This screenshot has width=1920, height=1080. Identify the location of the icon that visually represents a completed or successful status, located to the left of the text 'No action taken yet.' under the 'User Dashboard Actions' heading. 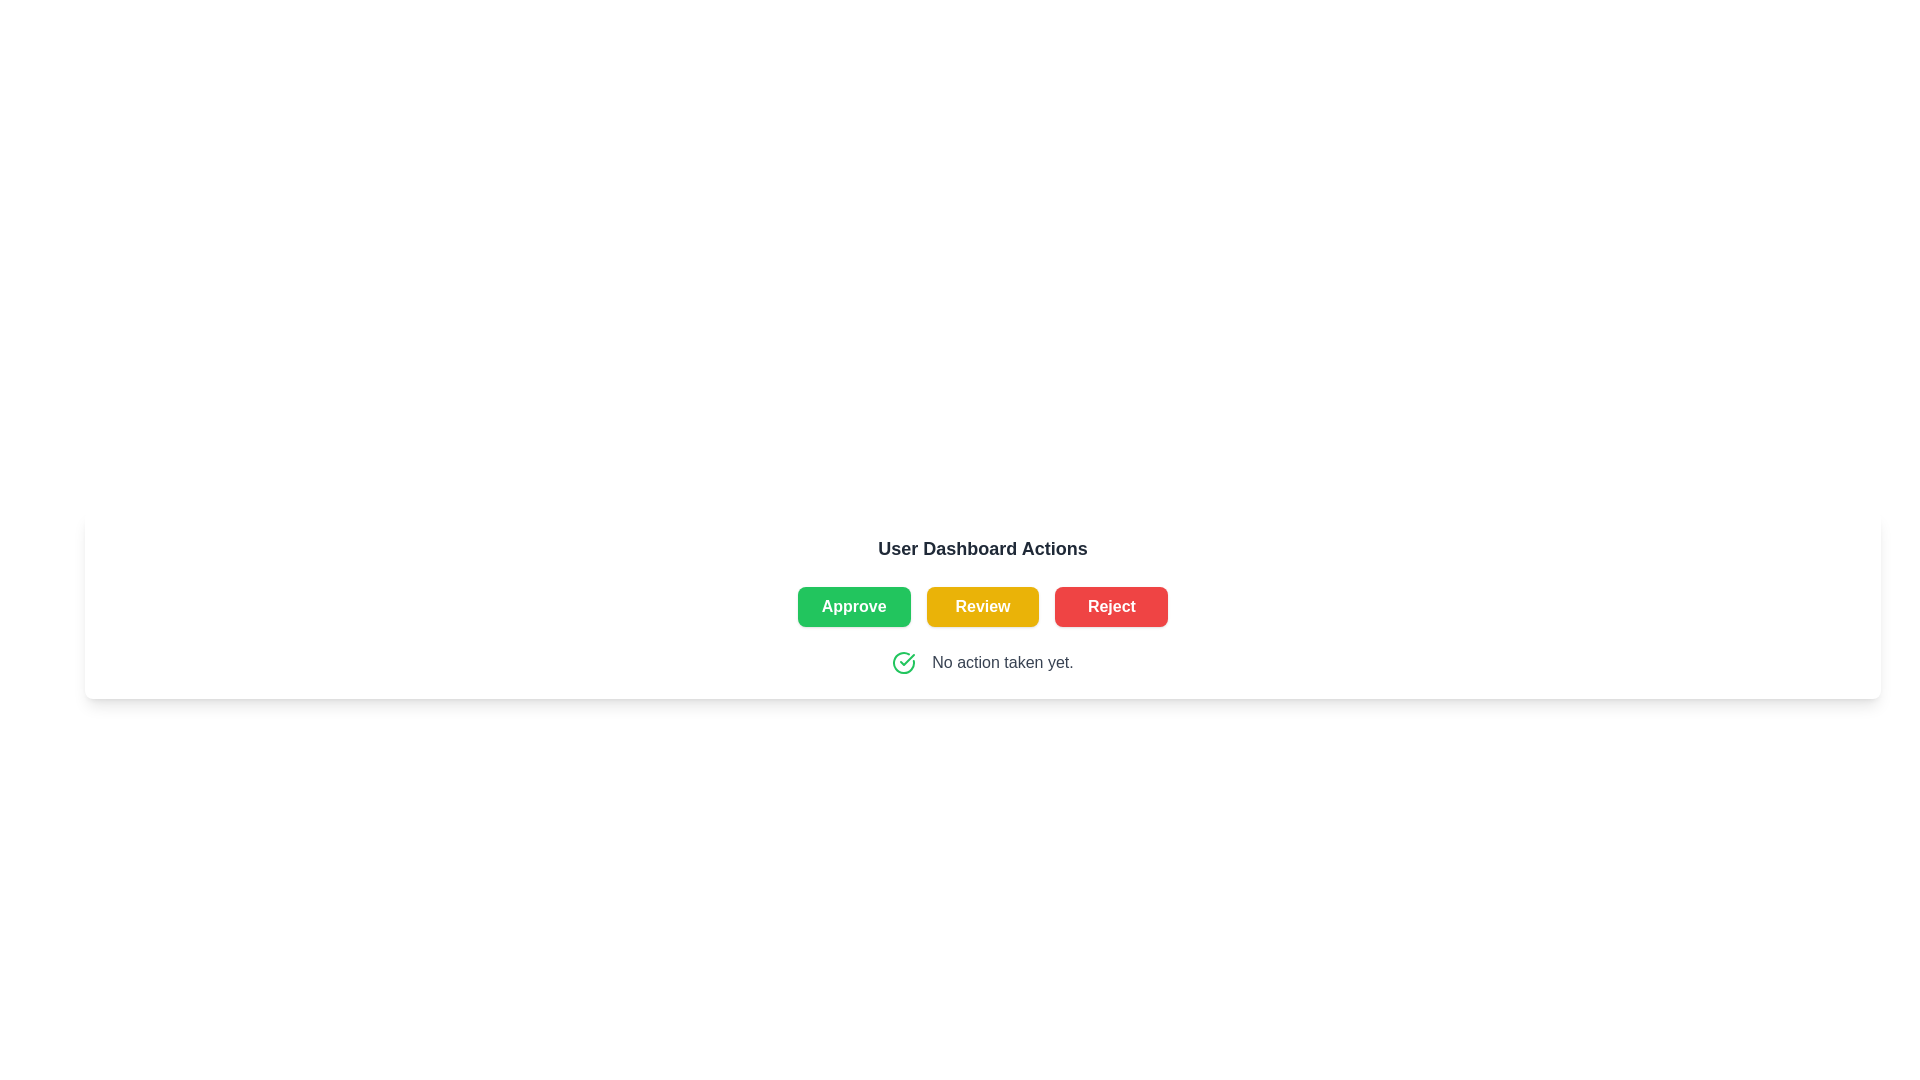
(903, 663).